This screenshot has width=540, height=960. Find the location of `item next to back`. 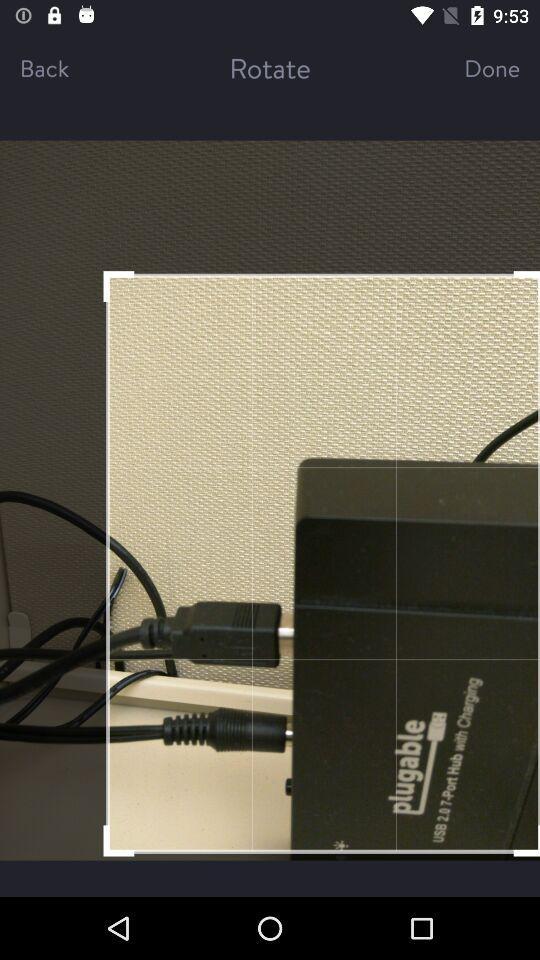

item next to back is located at coordinates (270, 67).